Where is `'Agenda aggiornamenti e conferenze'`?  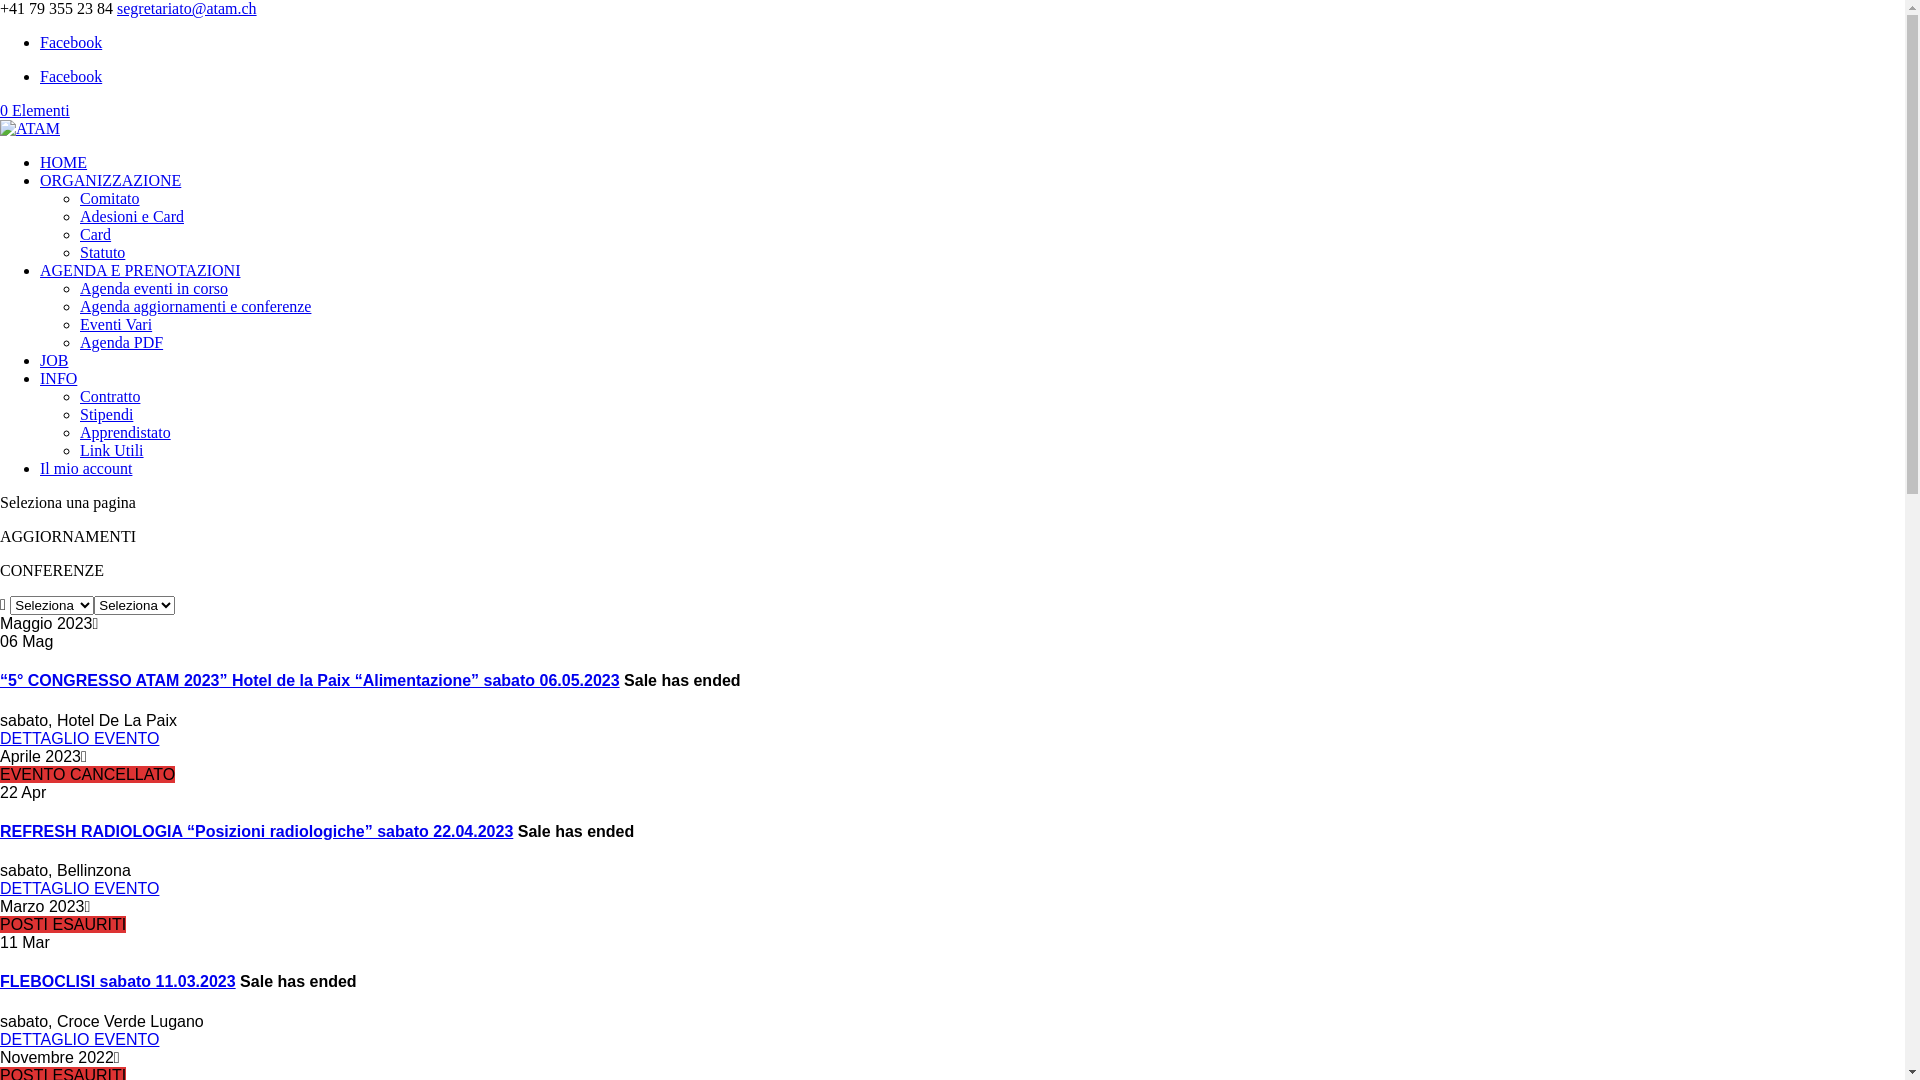 'Agenda aggiornamenti e conferenze' is located at coordinates (80, 306).